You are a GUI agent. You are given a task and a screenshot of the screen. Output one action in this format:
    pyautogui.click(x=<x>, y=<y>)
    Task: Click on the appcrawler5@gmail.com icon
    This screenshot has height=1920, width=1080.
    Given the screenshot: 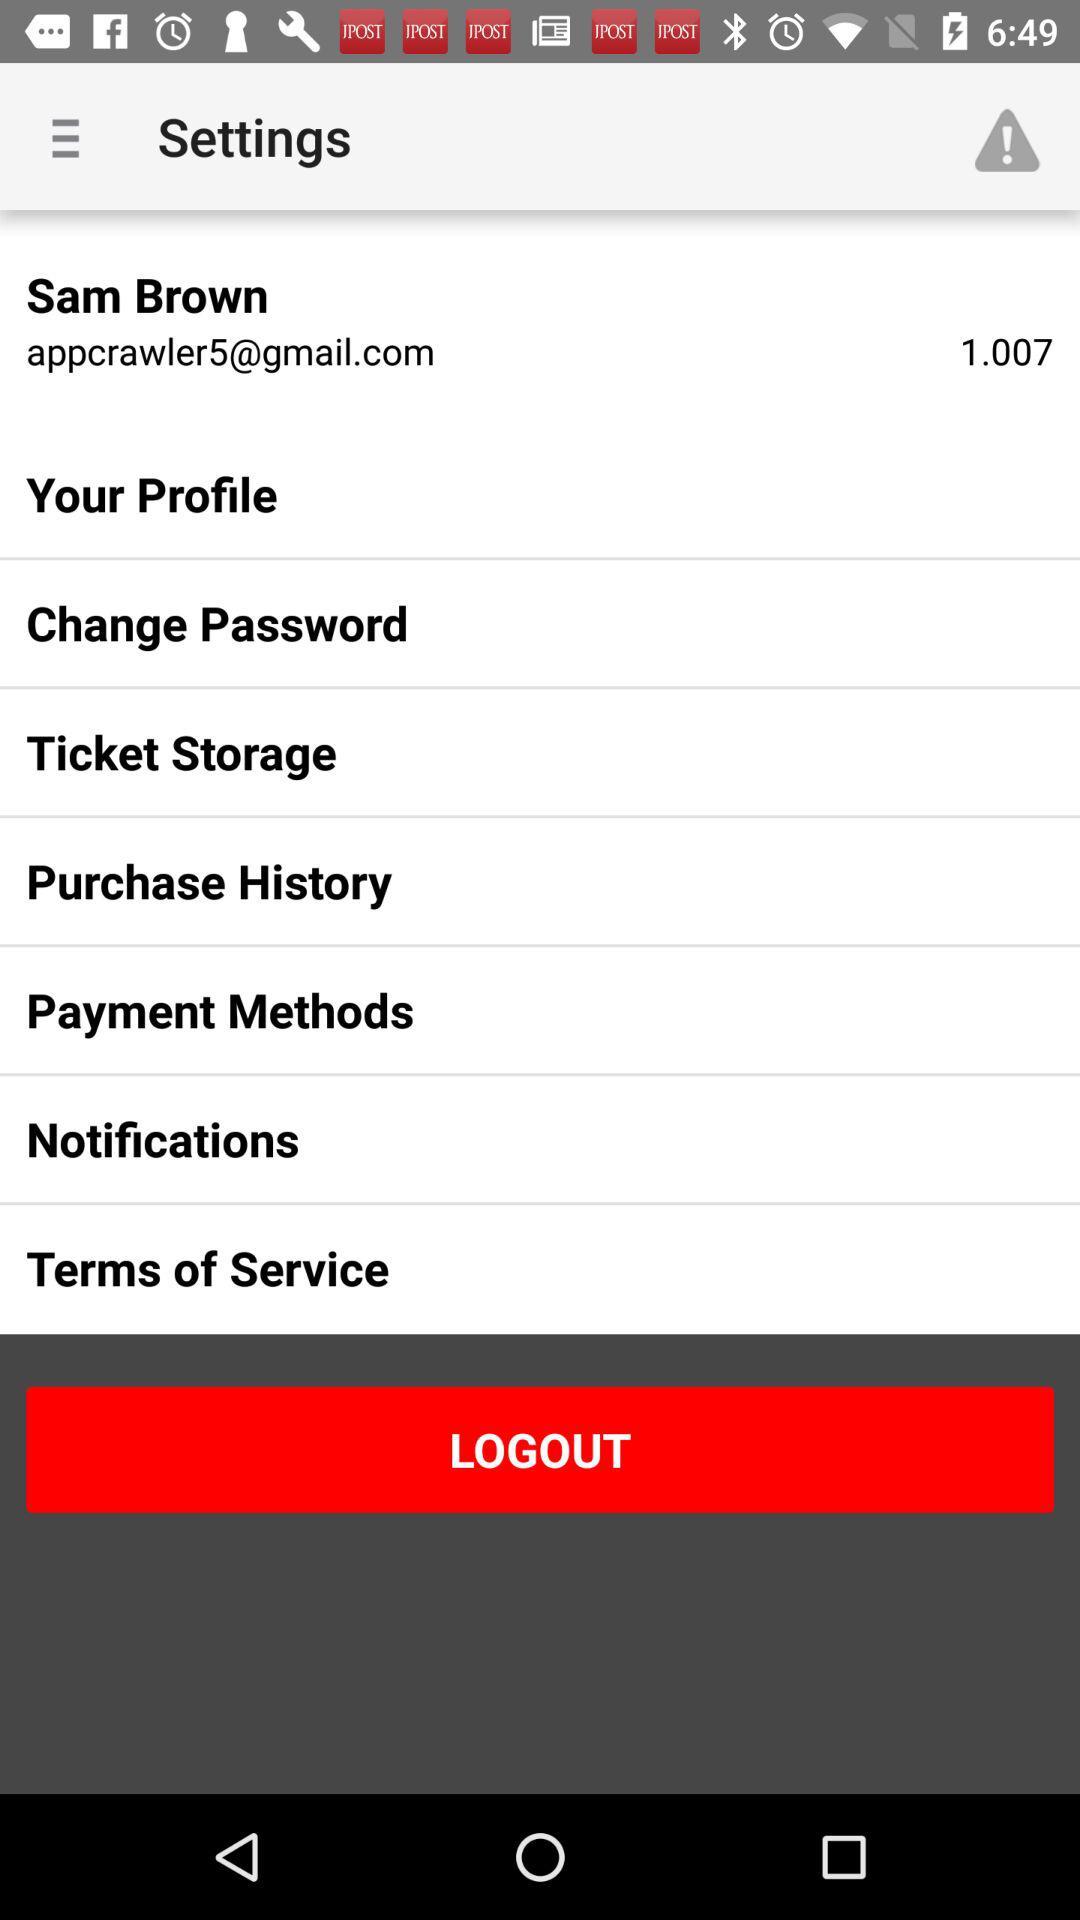 What is the action you would take?
    pyautogui.click(x=229, y=350)
    